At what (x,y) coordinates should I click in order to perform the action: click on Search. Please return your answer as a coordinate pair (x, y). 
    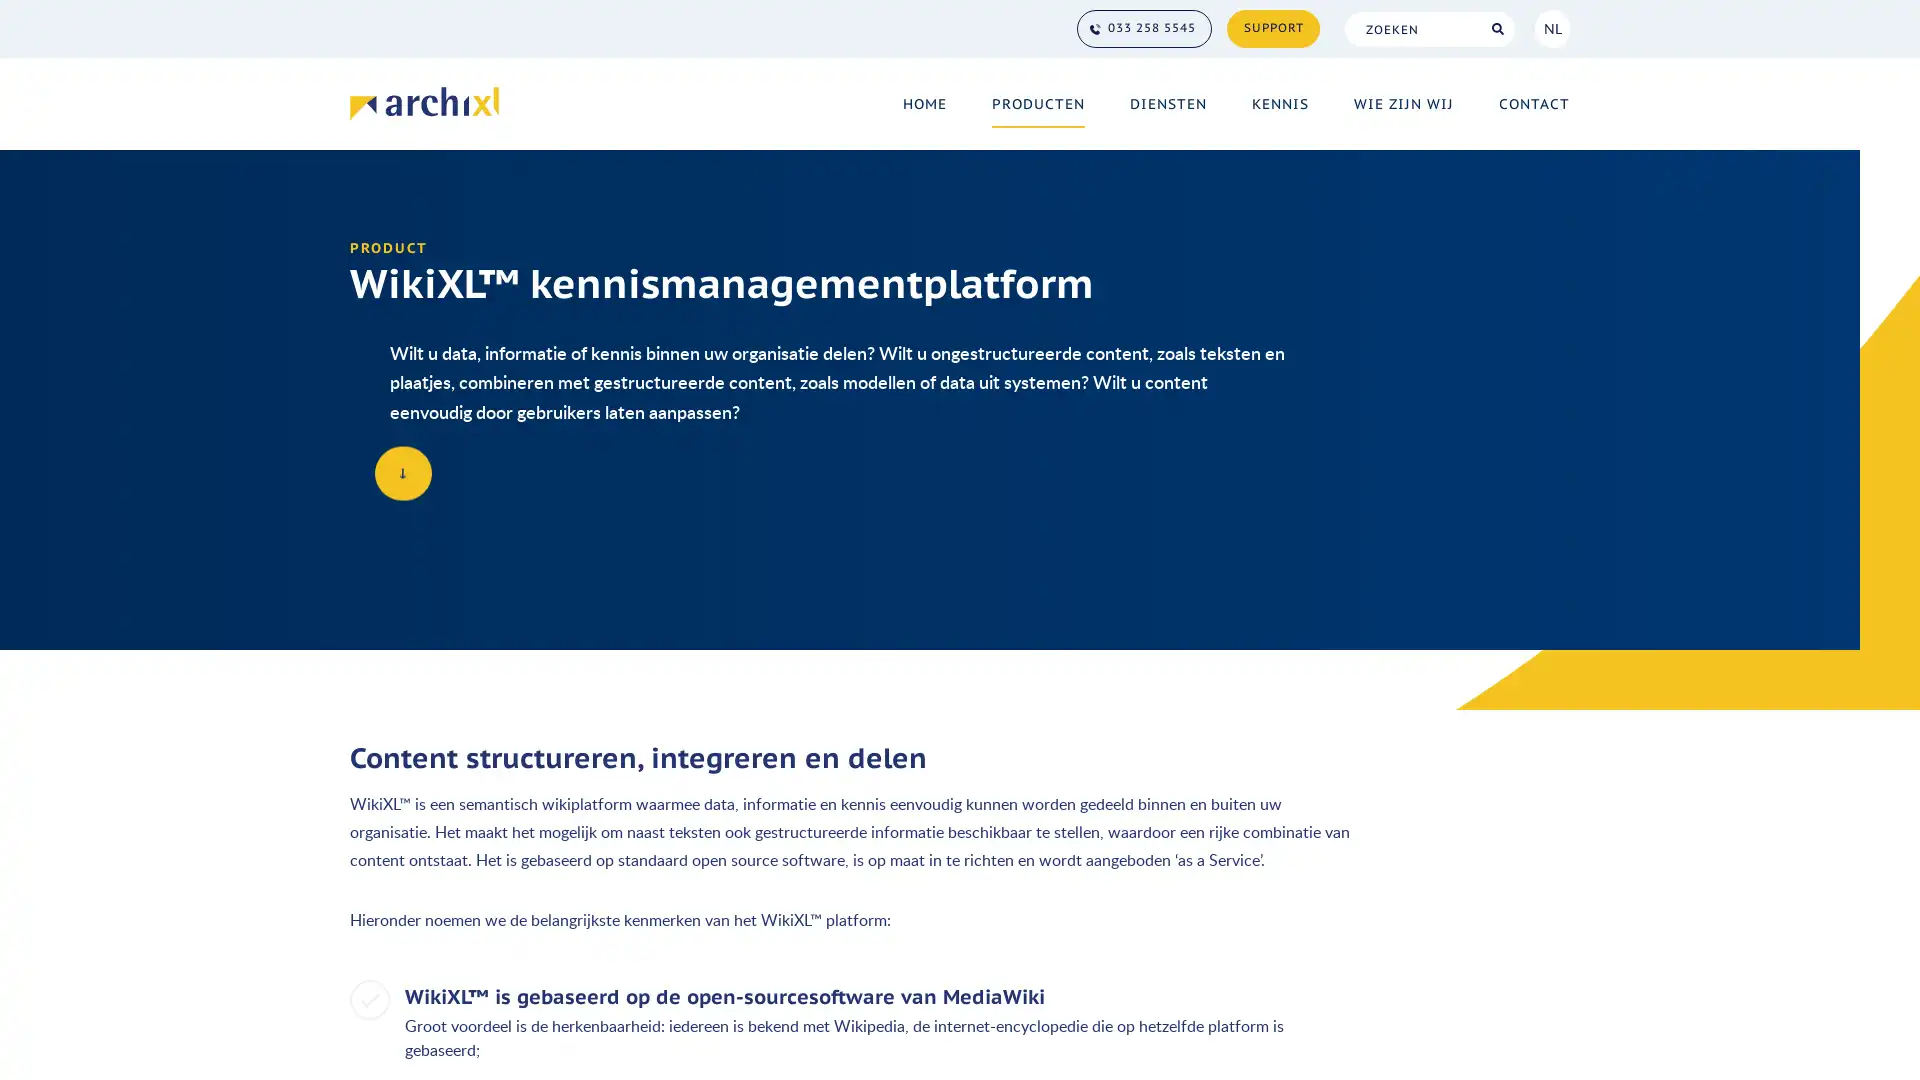
    Looking at the image, I should click on (1497, 28).